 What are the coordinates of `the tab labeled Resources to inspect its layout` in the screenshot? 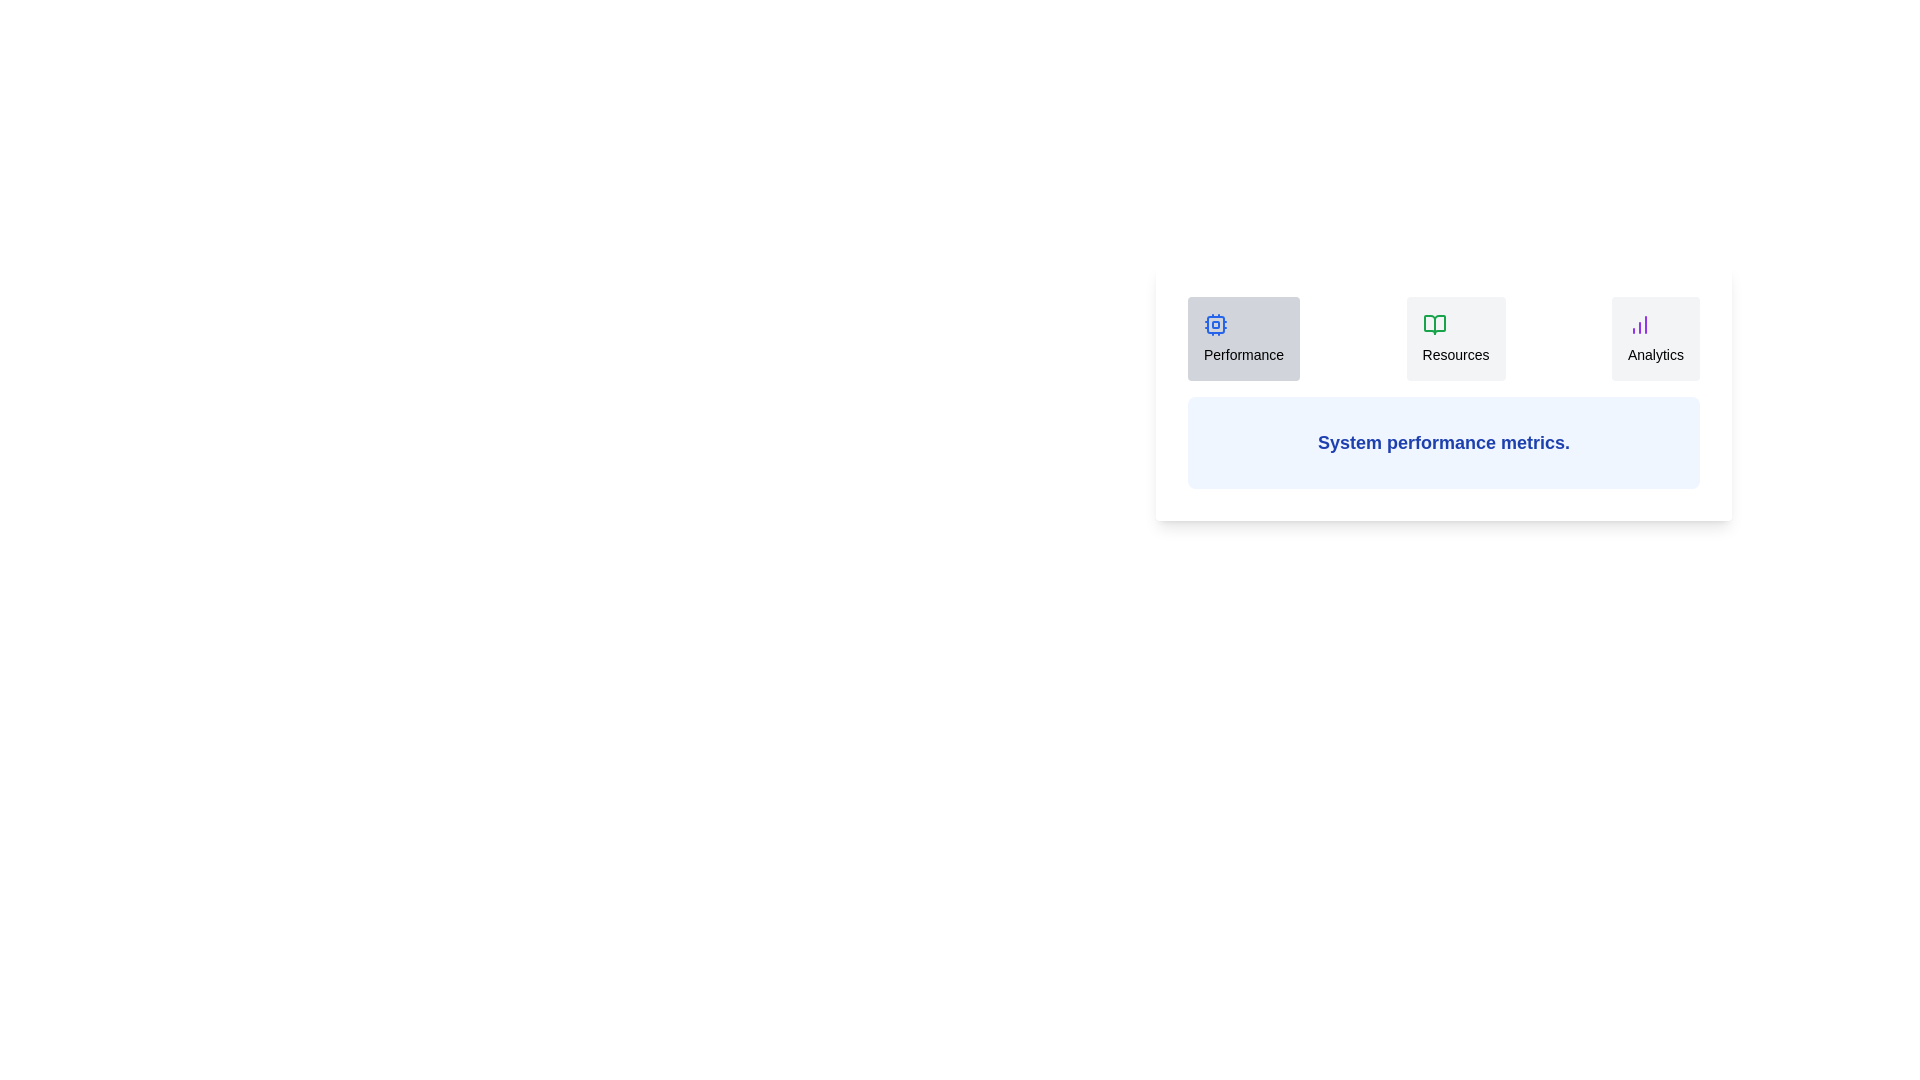 It's located at (1455, 338).